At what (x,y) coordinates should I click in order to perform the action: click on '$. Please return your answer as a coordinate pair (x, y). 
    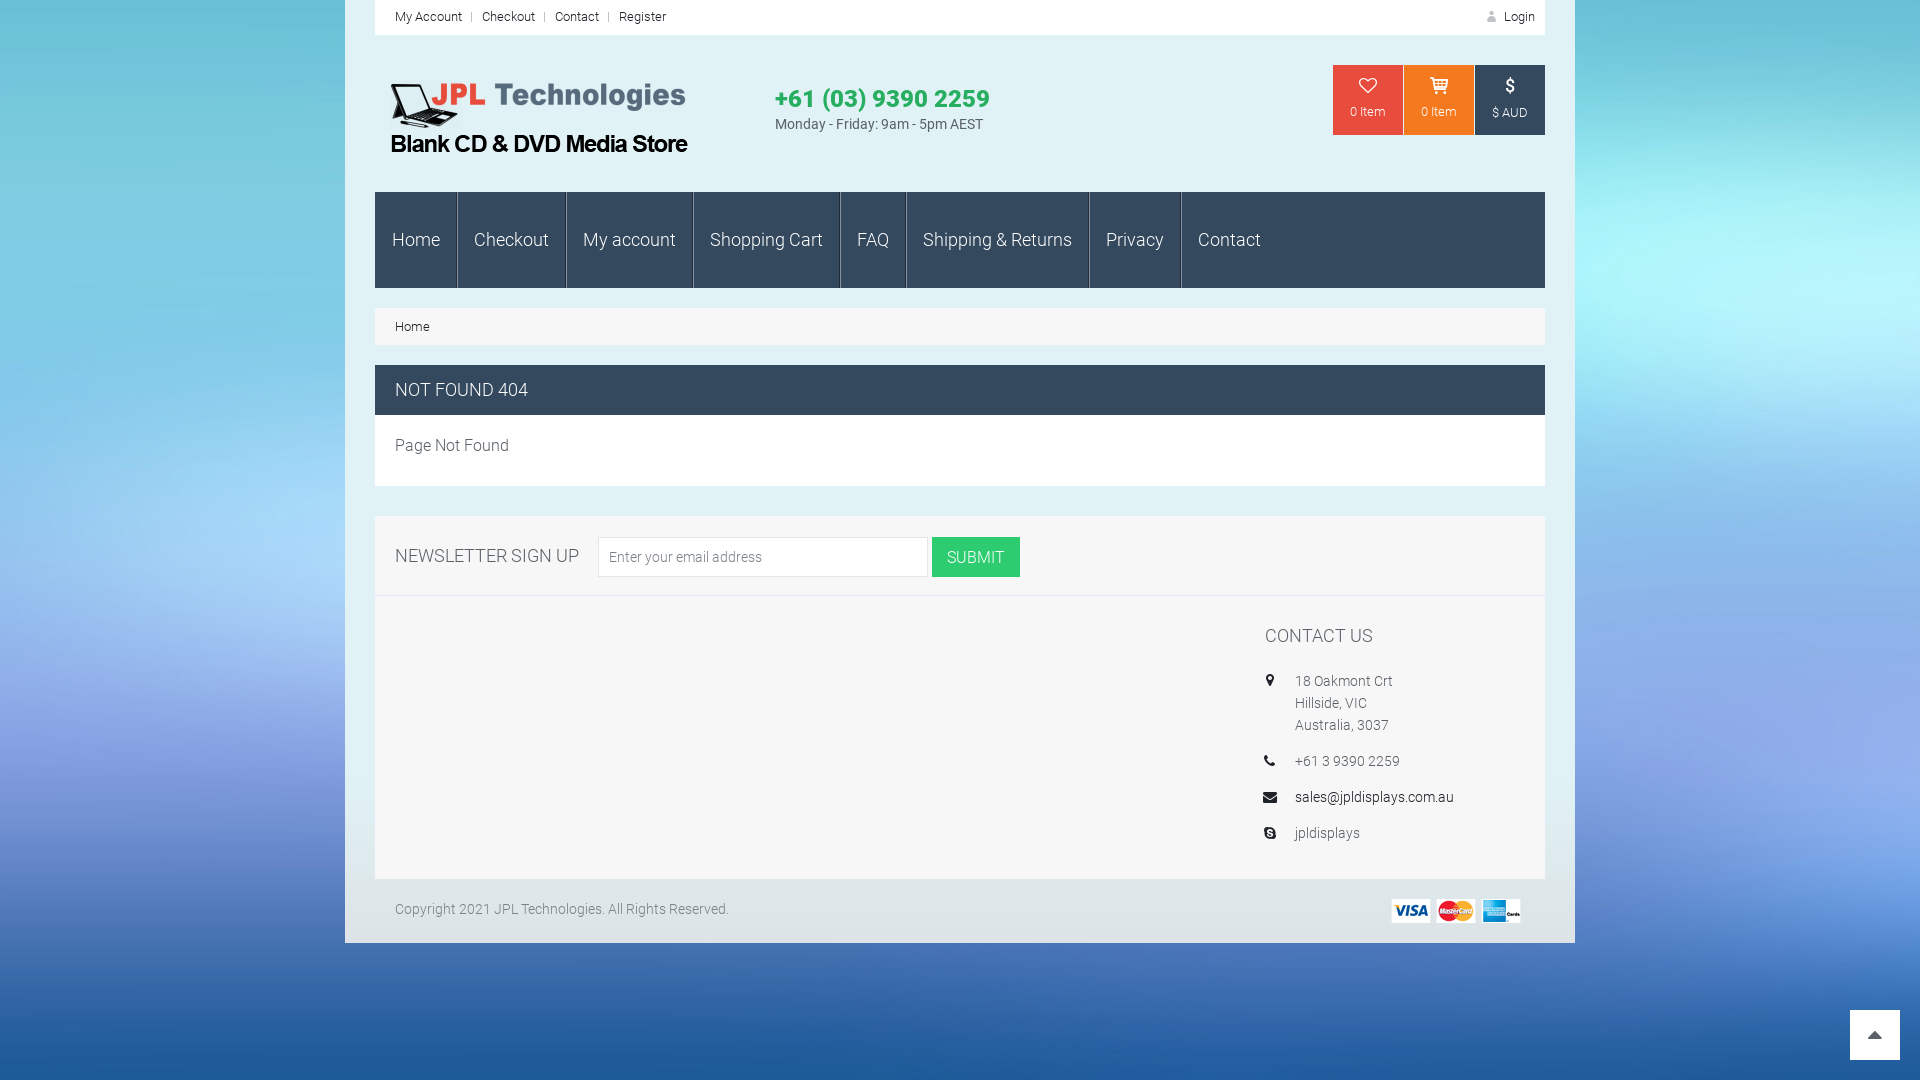
    Looking at the image, I should click on (1510, 100).